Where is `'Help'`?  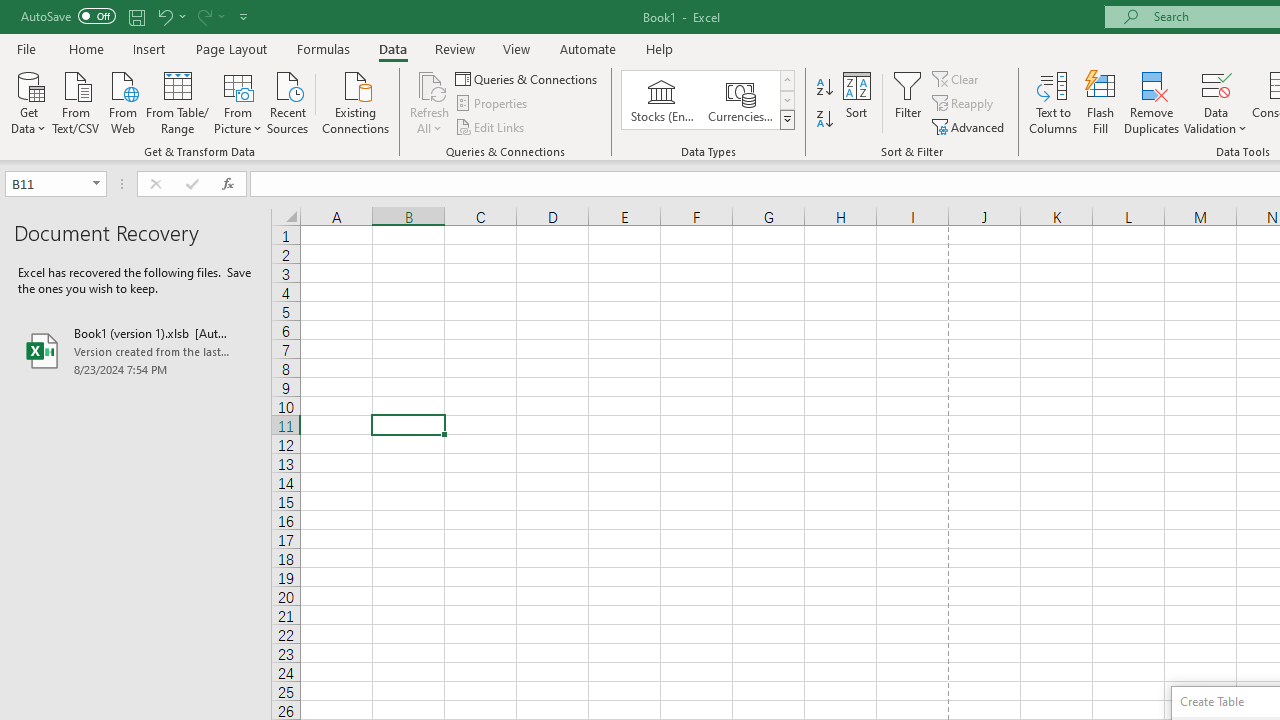
'Help' is located at coordinates (660, 48).